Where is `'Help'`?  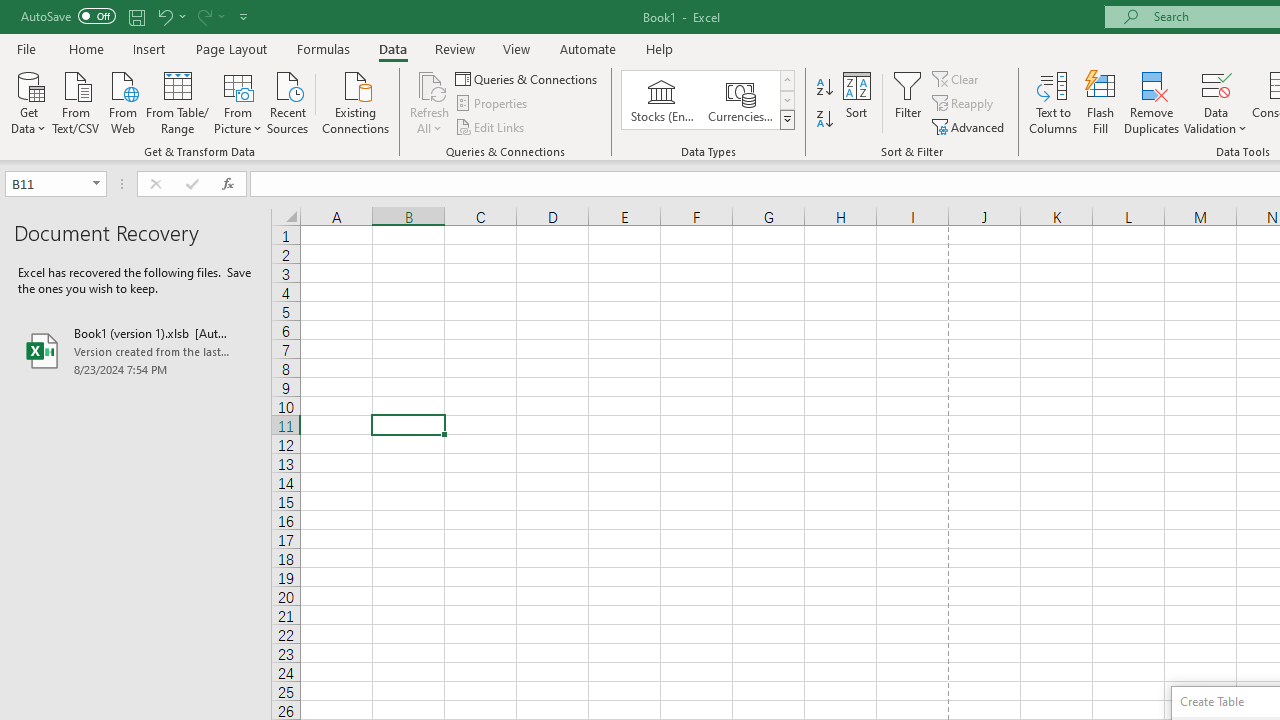
'Help' is located at coordinates (660, 48).